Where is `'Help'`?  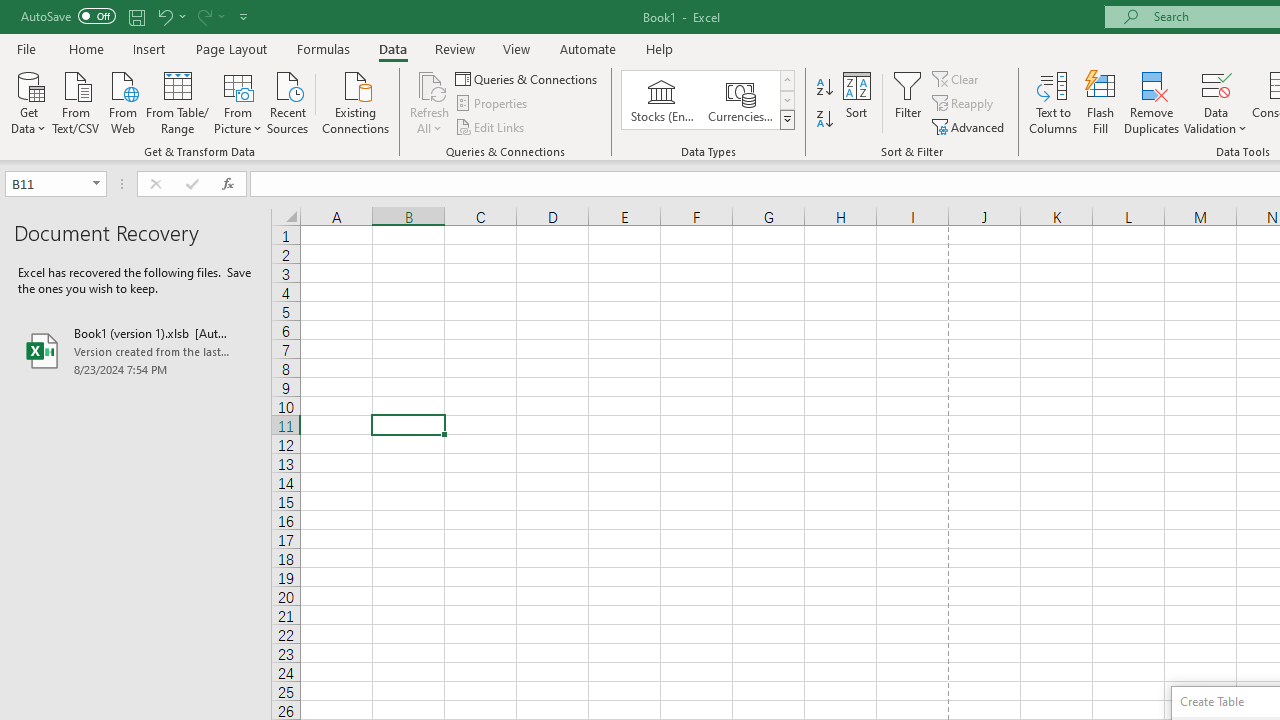
'Help' is located at coordinates (660, 48).